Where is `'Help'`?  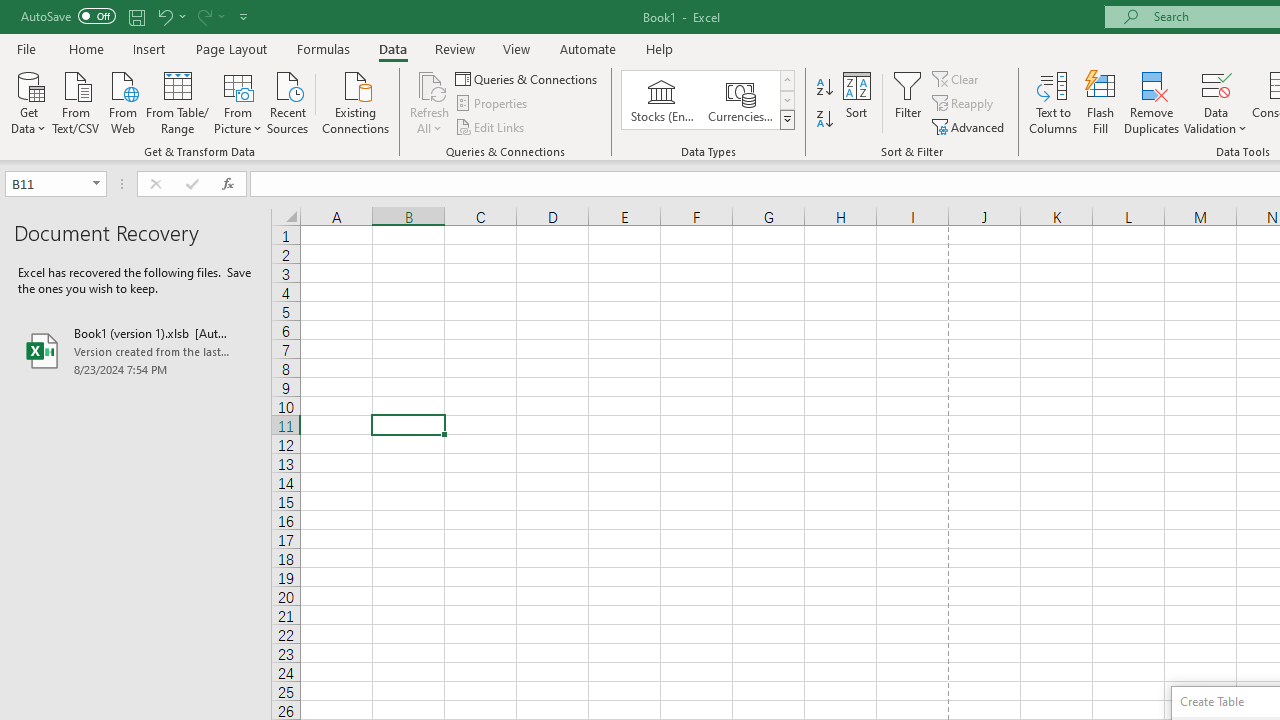
'Help' is located at coordinates (660, 48).